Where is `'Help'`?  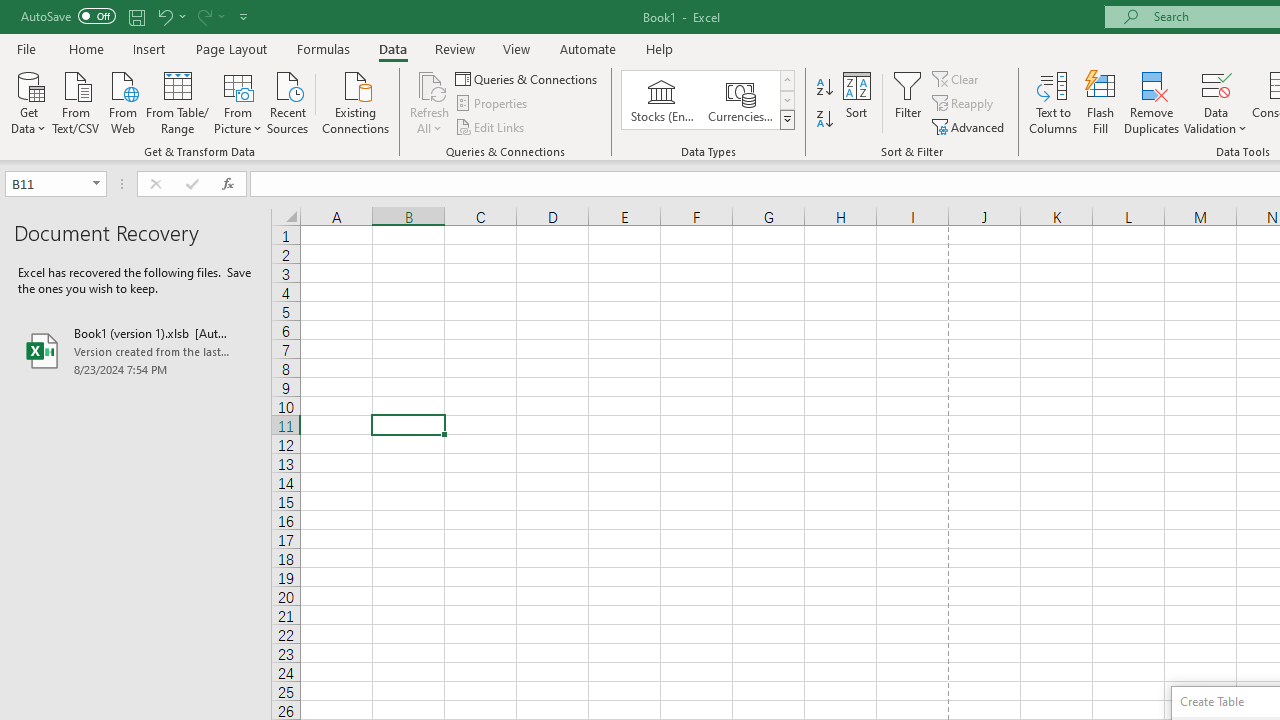
'Help' is located at coordinates (660, 48).